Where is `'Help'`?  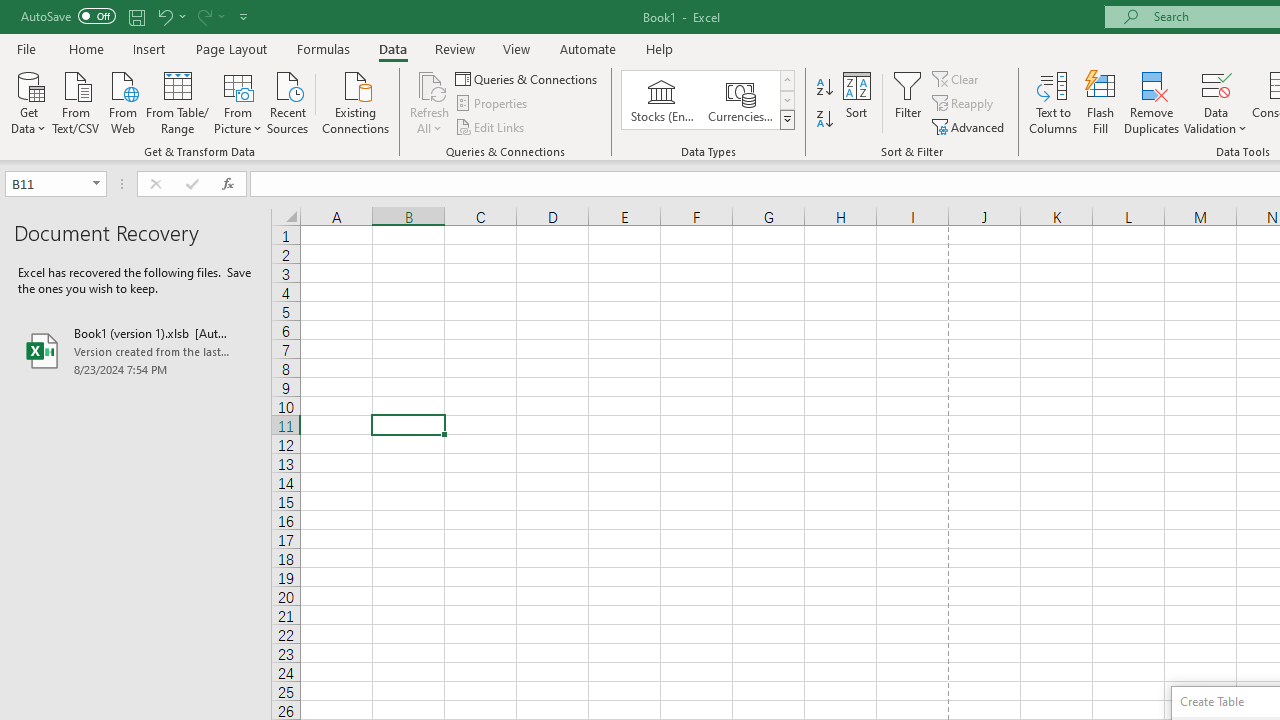
'Help' is located at coordinates (660, 48).